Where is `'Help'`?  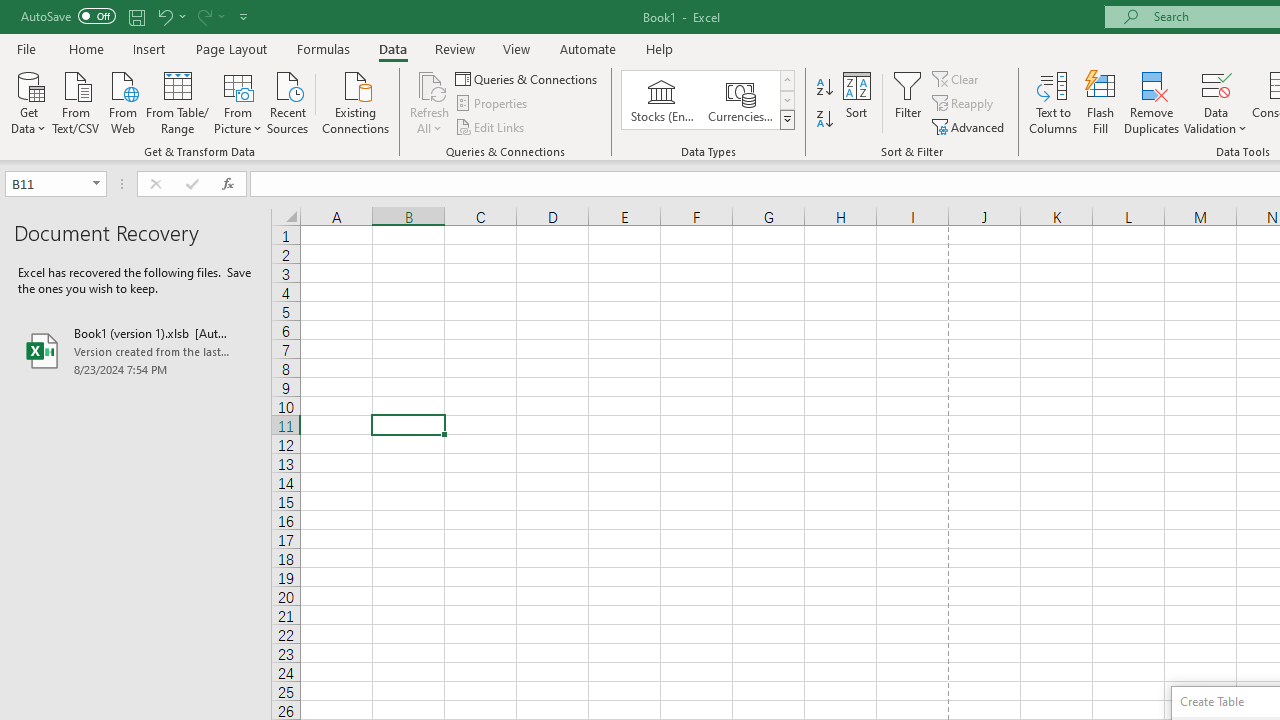
'Help' is located at coordinates (660, 48).